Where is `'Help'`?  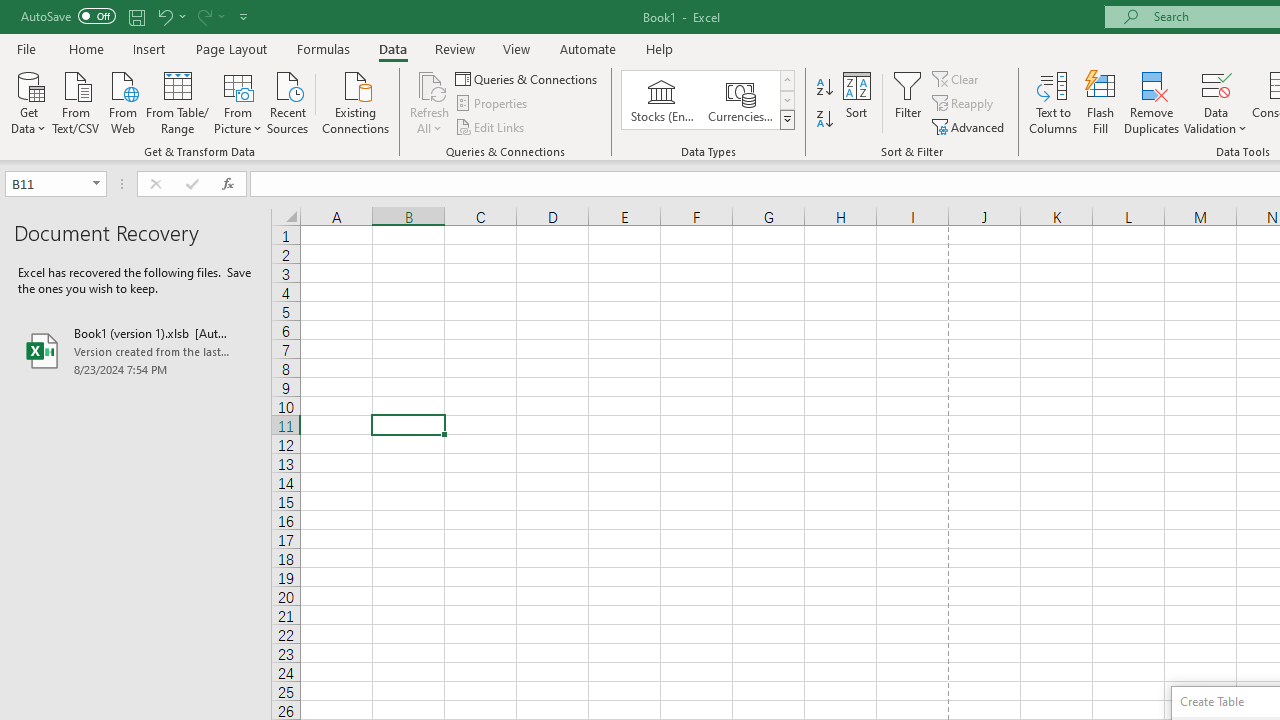
'Help' is located at coordinates (660, 48).